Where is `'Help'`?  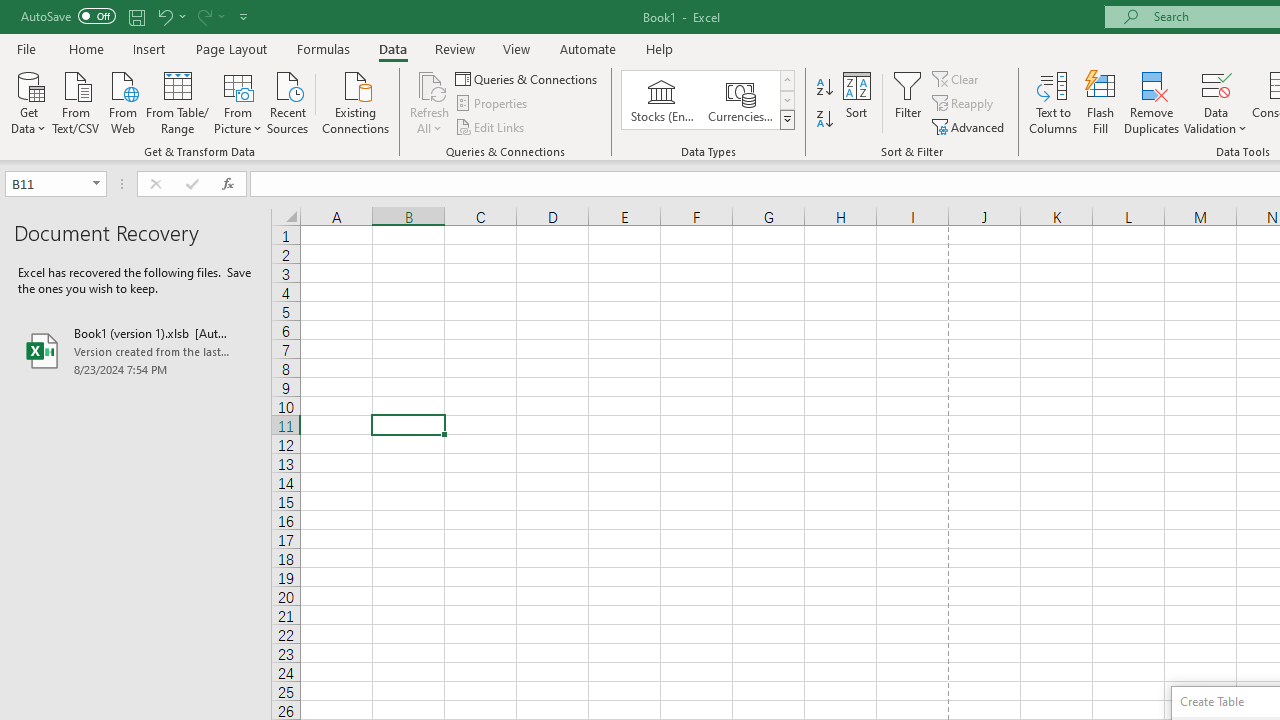
'Help' is located at coordinates (660, 48).